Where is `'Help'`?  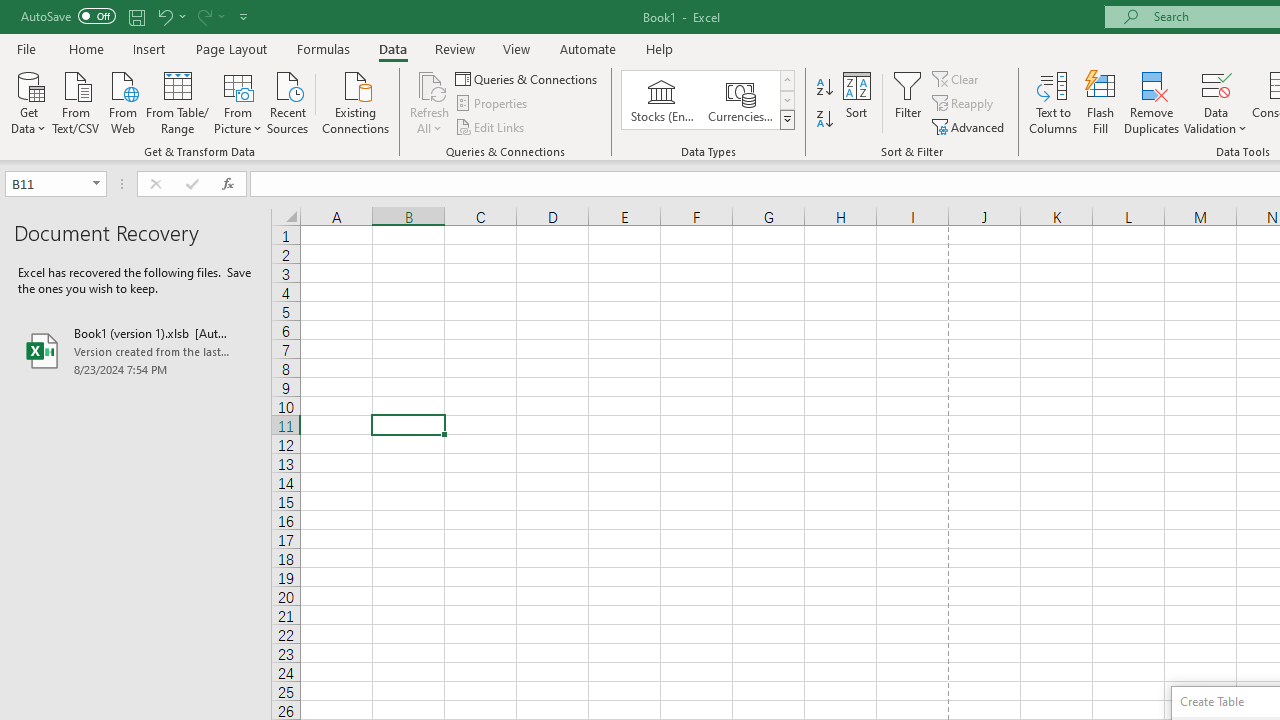
'Help' is located at coordinates (660, 48).